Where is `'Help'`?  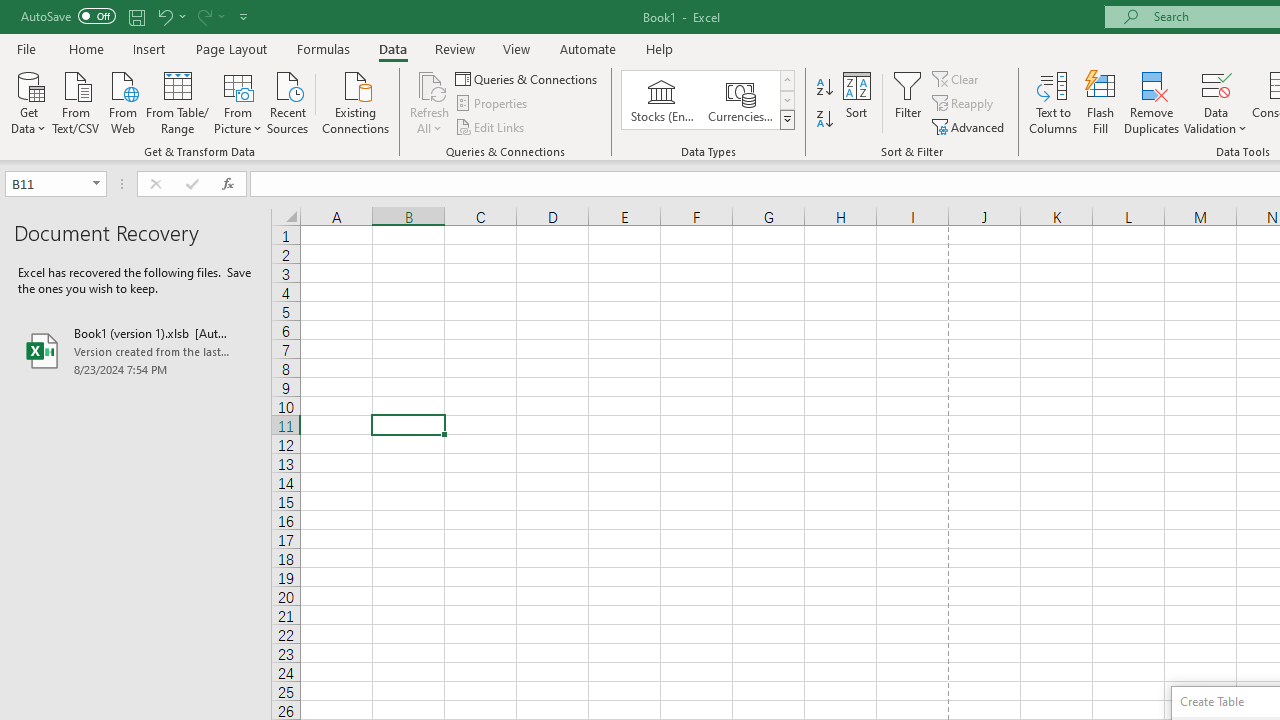
'Help' is located at coordinates (660, 48).